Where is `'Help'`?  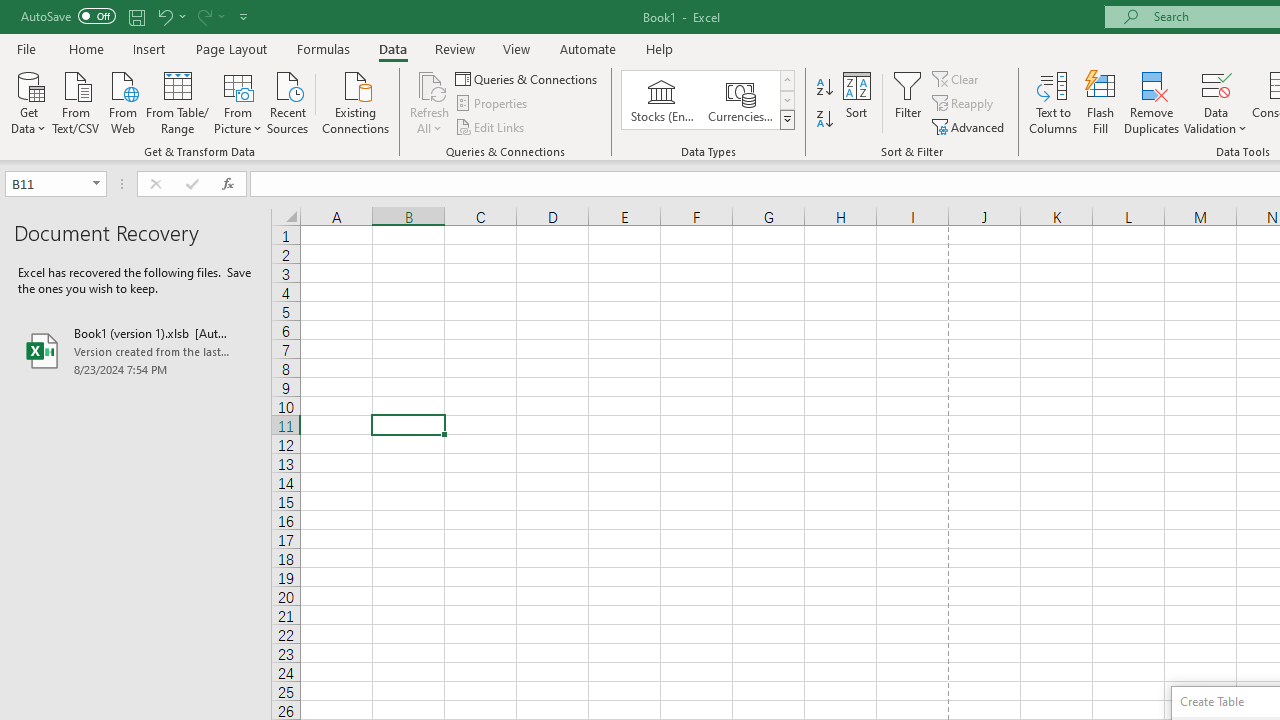
'Help' is located at coordinates (660, 48).